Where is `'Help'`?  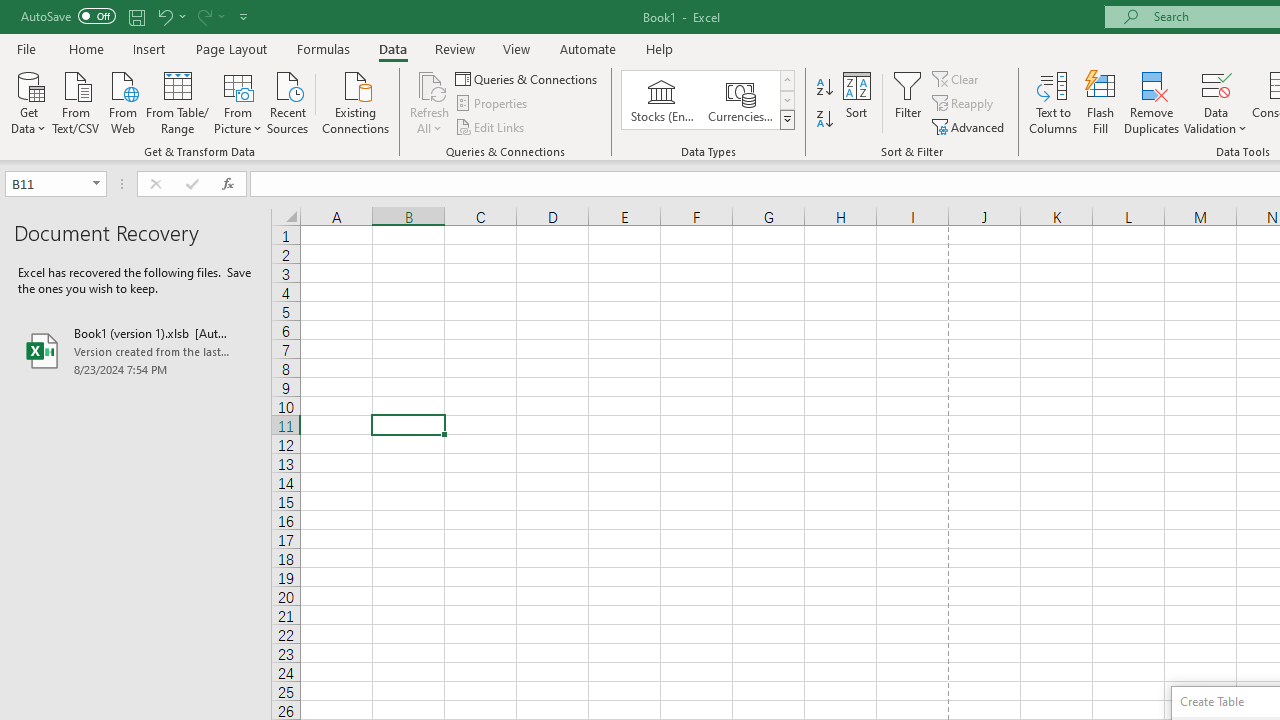
'Help' is located at coordinates (660, 48).